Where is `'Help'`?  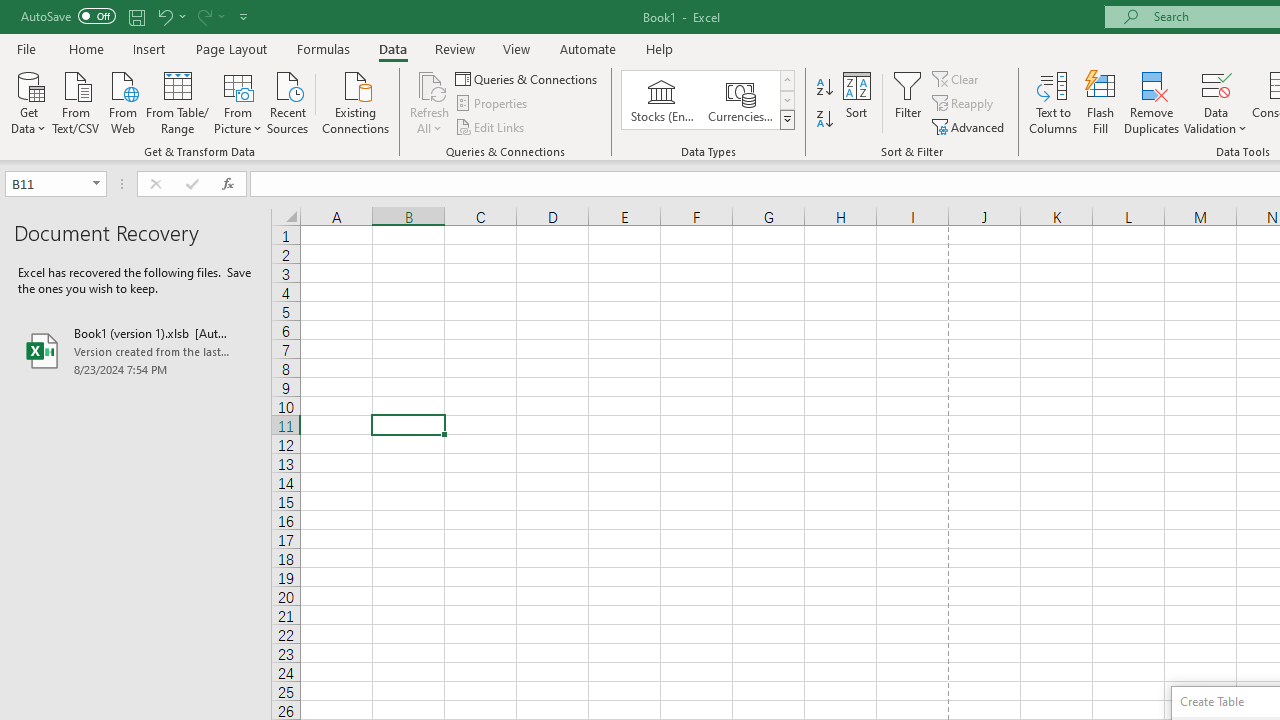
'Help' is located at coordinates (660, 48).